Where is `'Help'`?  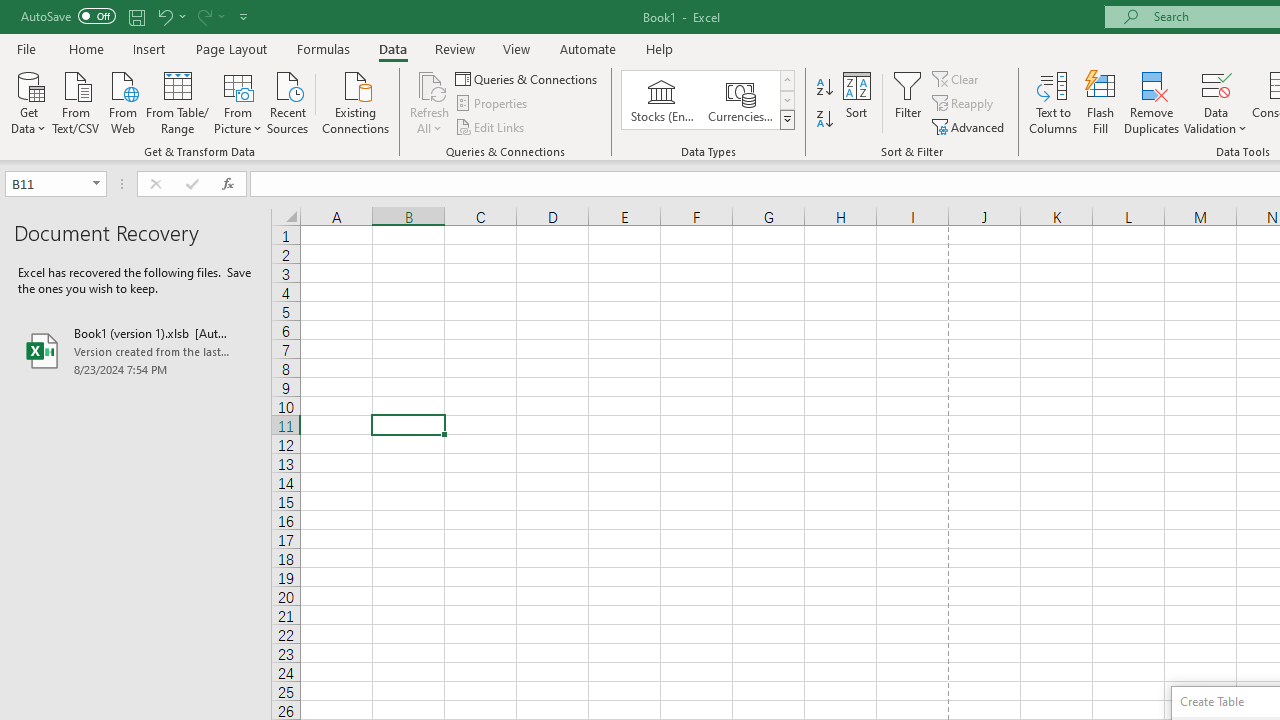
'Help' is located at coordinates (660, 48).